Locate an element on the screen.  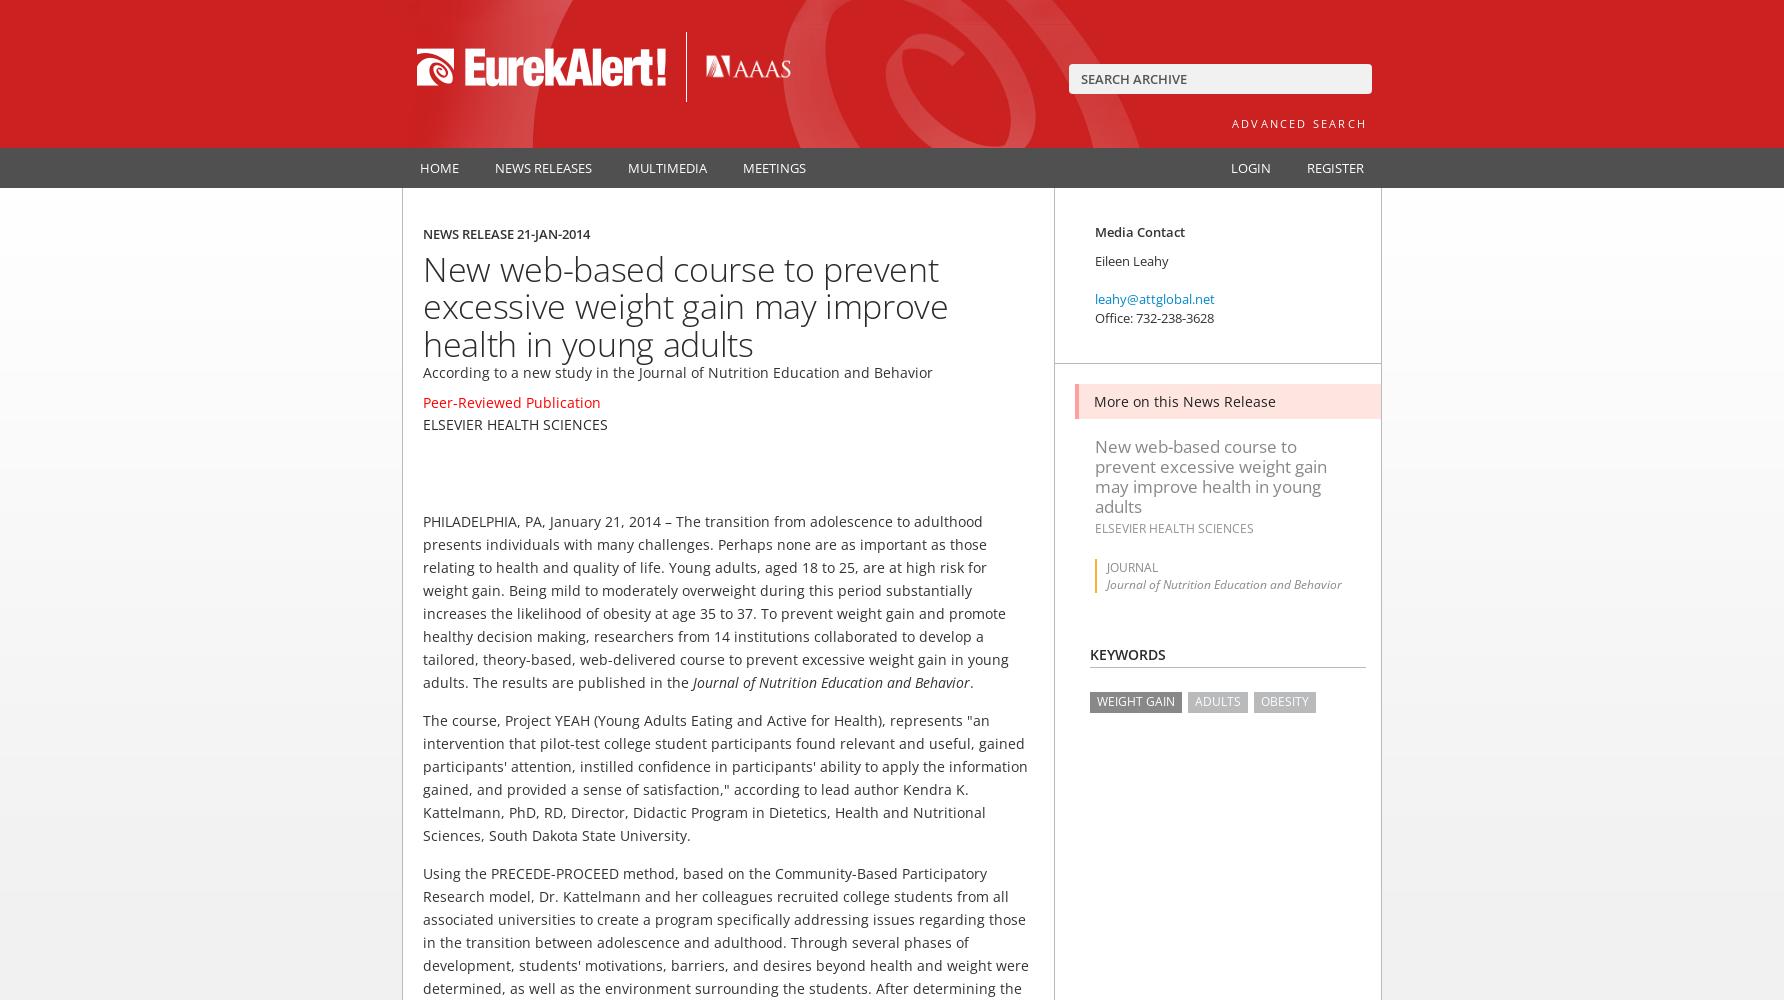
'.' is located at coordinates (971, 682).